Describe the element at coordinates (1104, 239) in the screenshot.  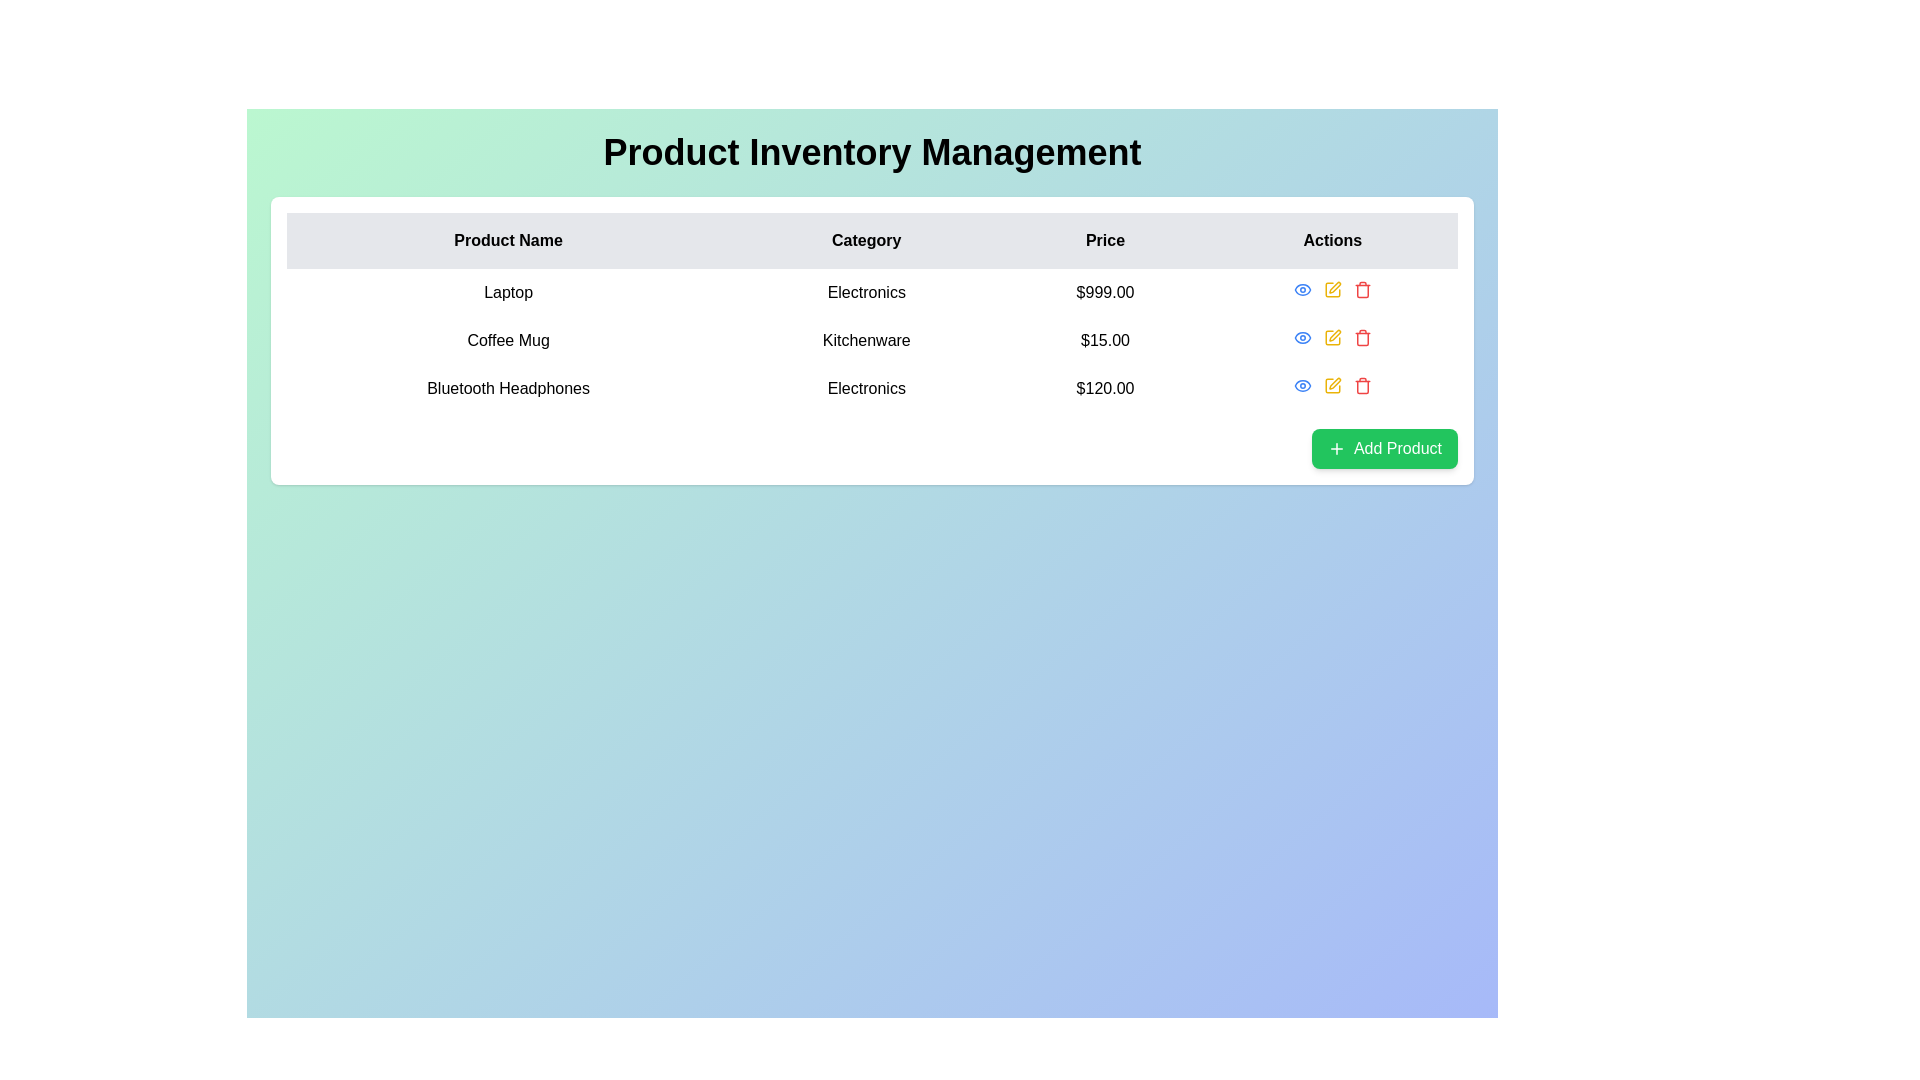
I see `the 'Price' text label, which is a bold black font on a light gray background located in the header row of a table, positioned between 'Category' and 'Actions'` at that location.